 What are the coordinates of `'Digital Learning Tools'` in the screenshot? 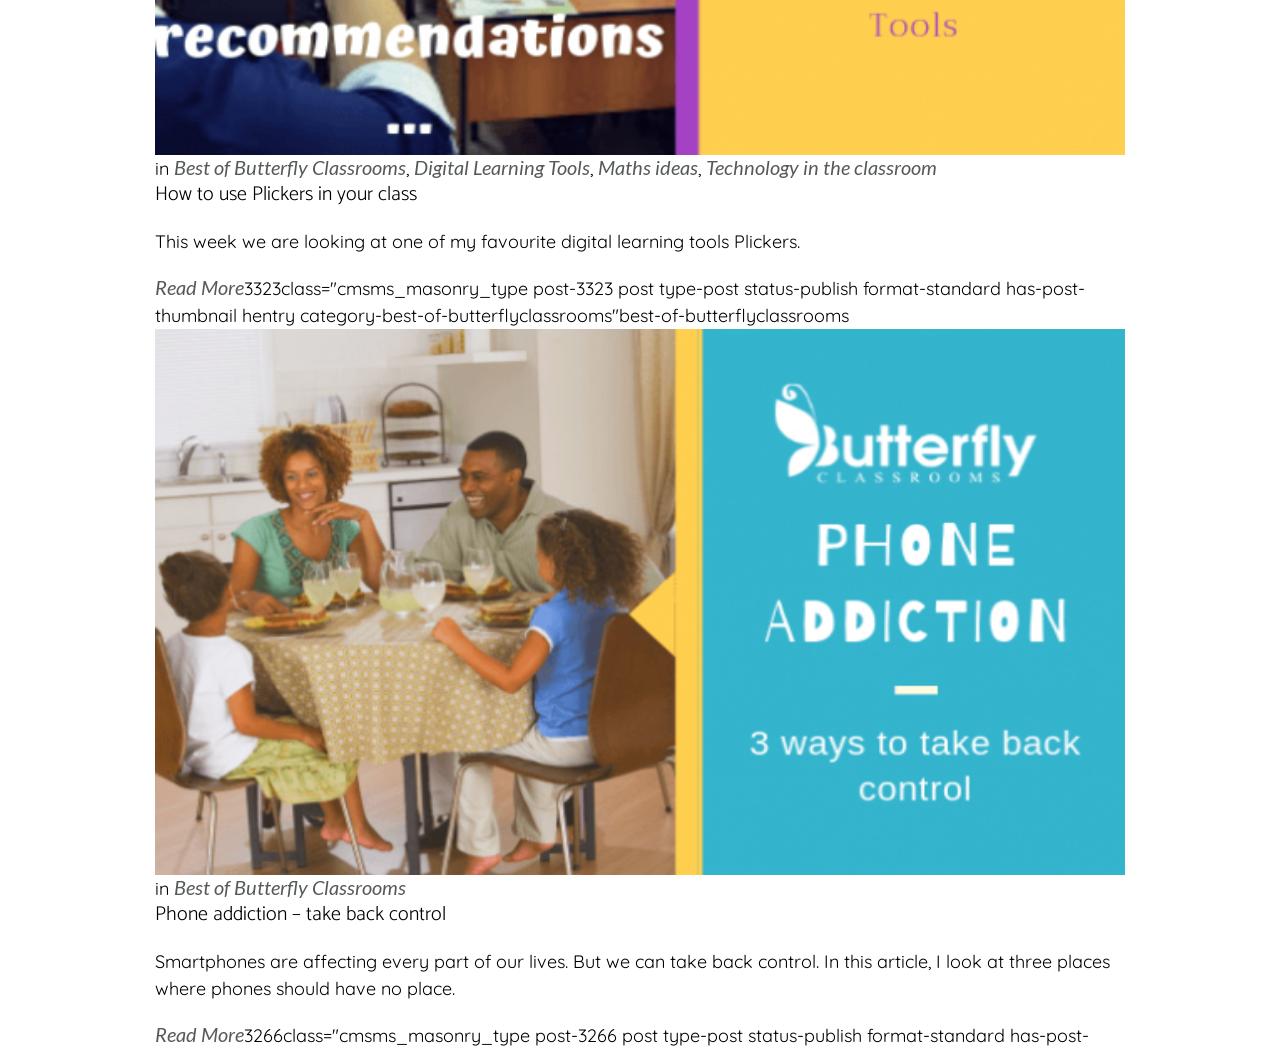 It's located at (502, 167).